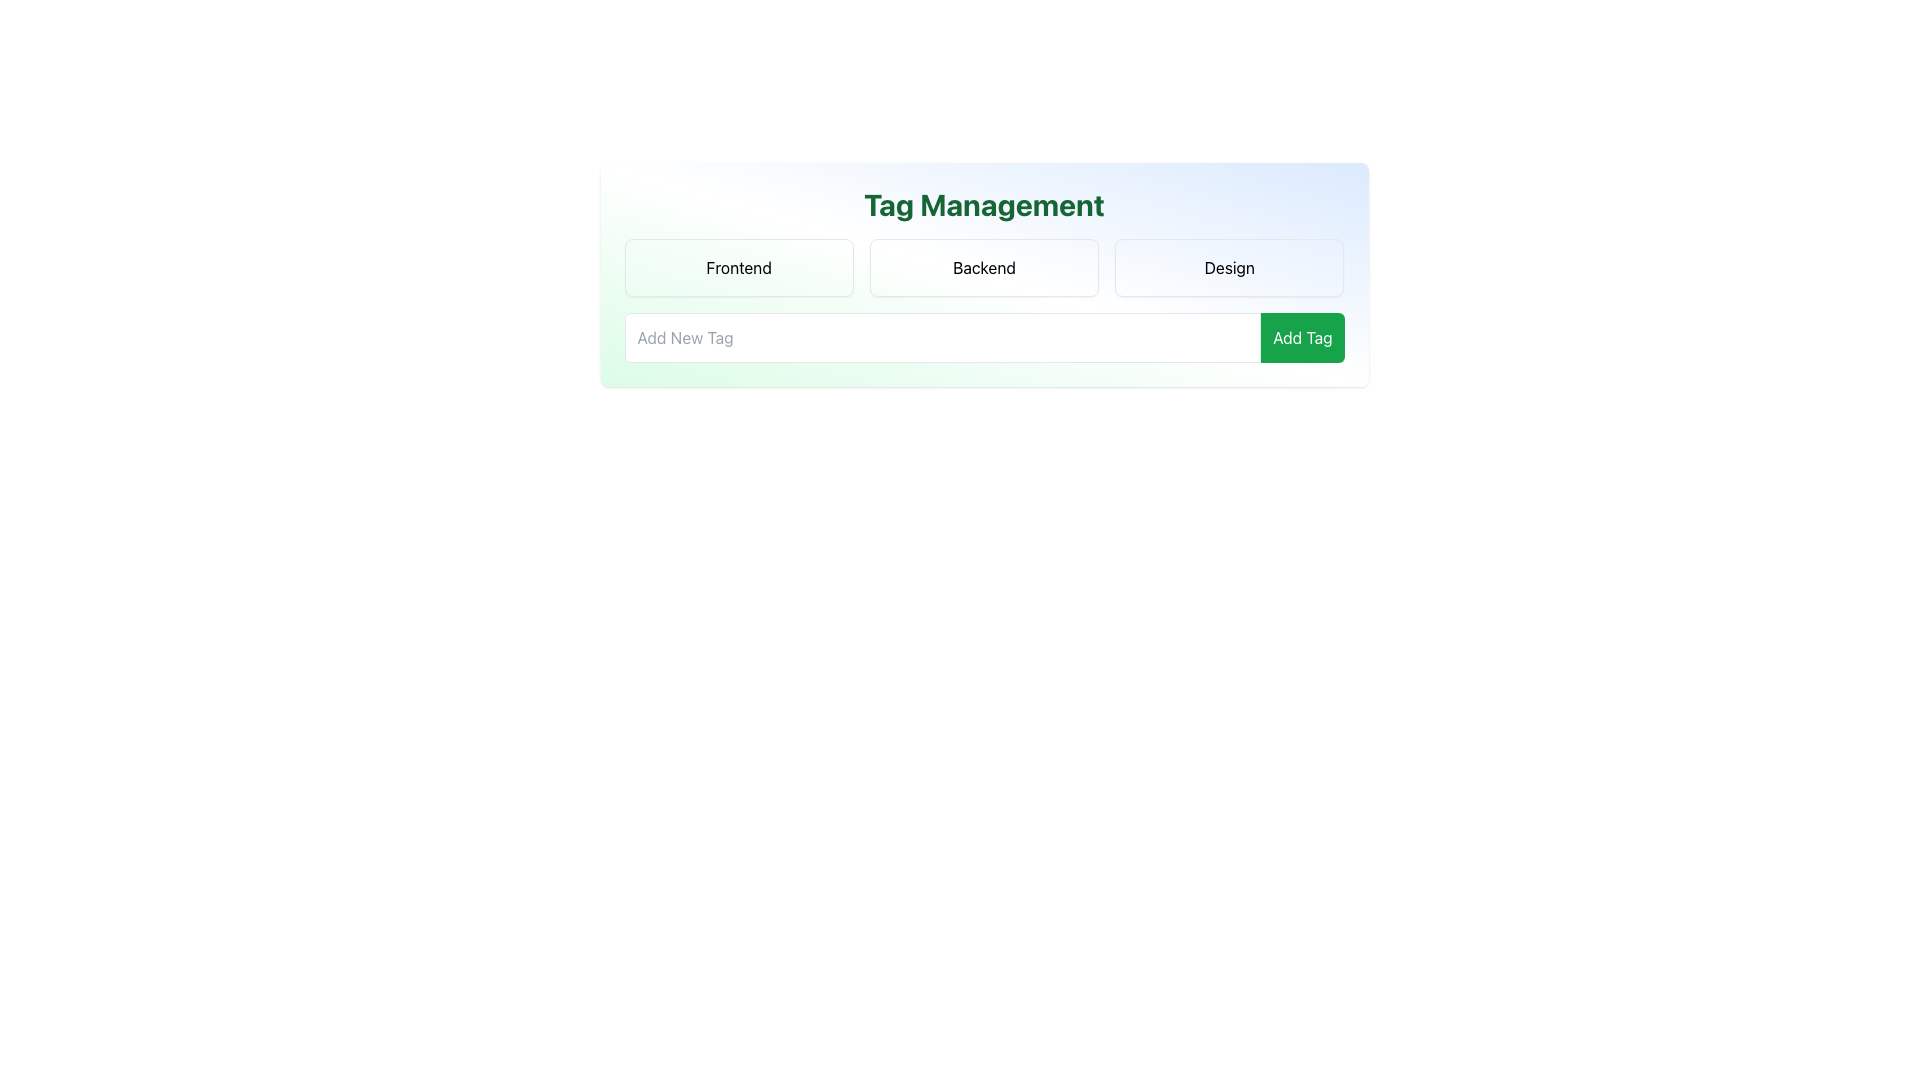  What do you see at coordinates (984, 266) in the screenshot?
I see `the middle element of the grid layout, which serves as a category selector for 'Backend'` at bounding box center [984, 266].